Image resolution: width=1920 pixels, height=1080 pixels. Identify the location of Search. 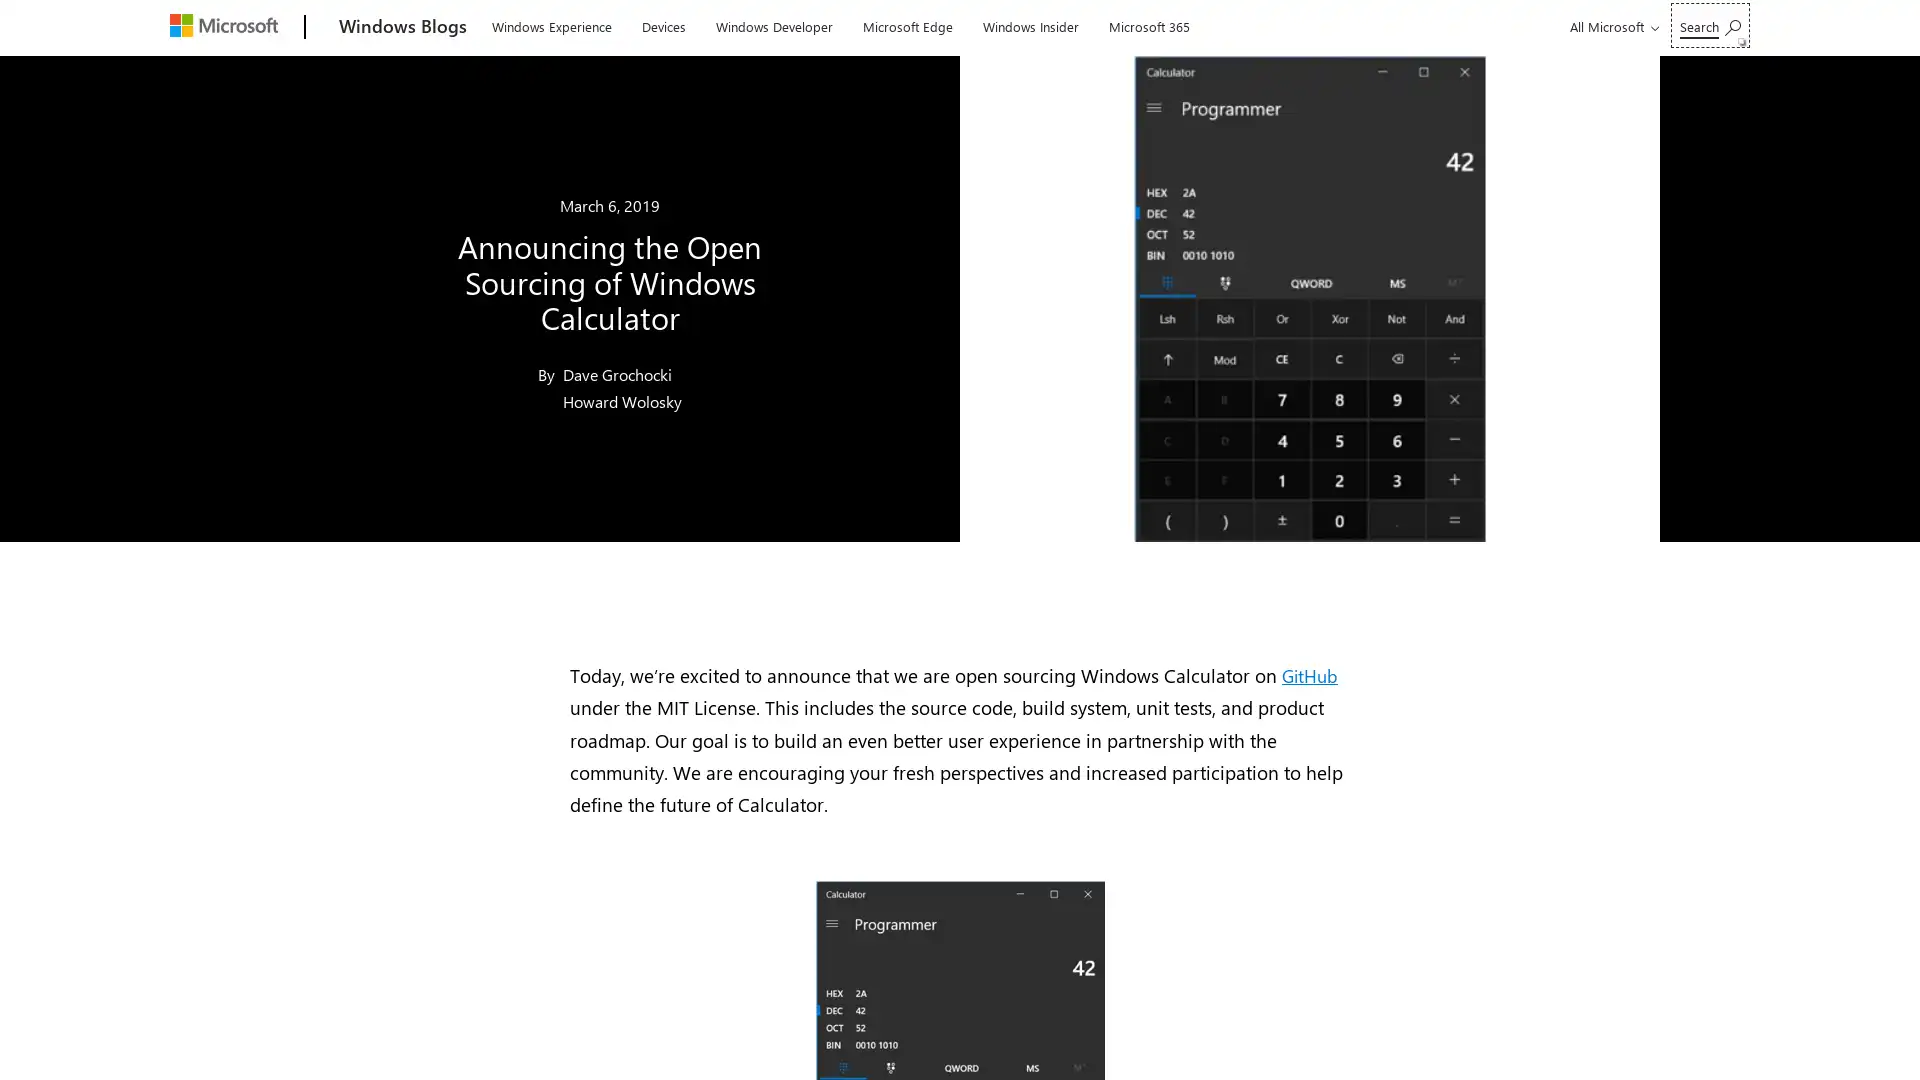
(1709, 25).